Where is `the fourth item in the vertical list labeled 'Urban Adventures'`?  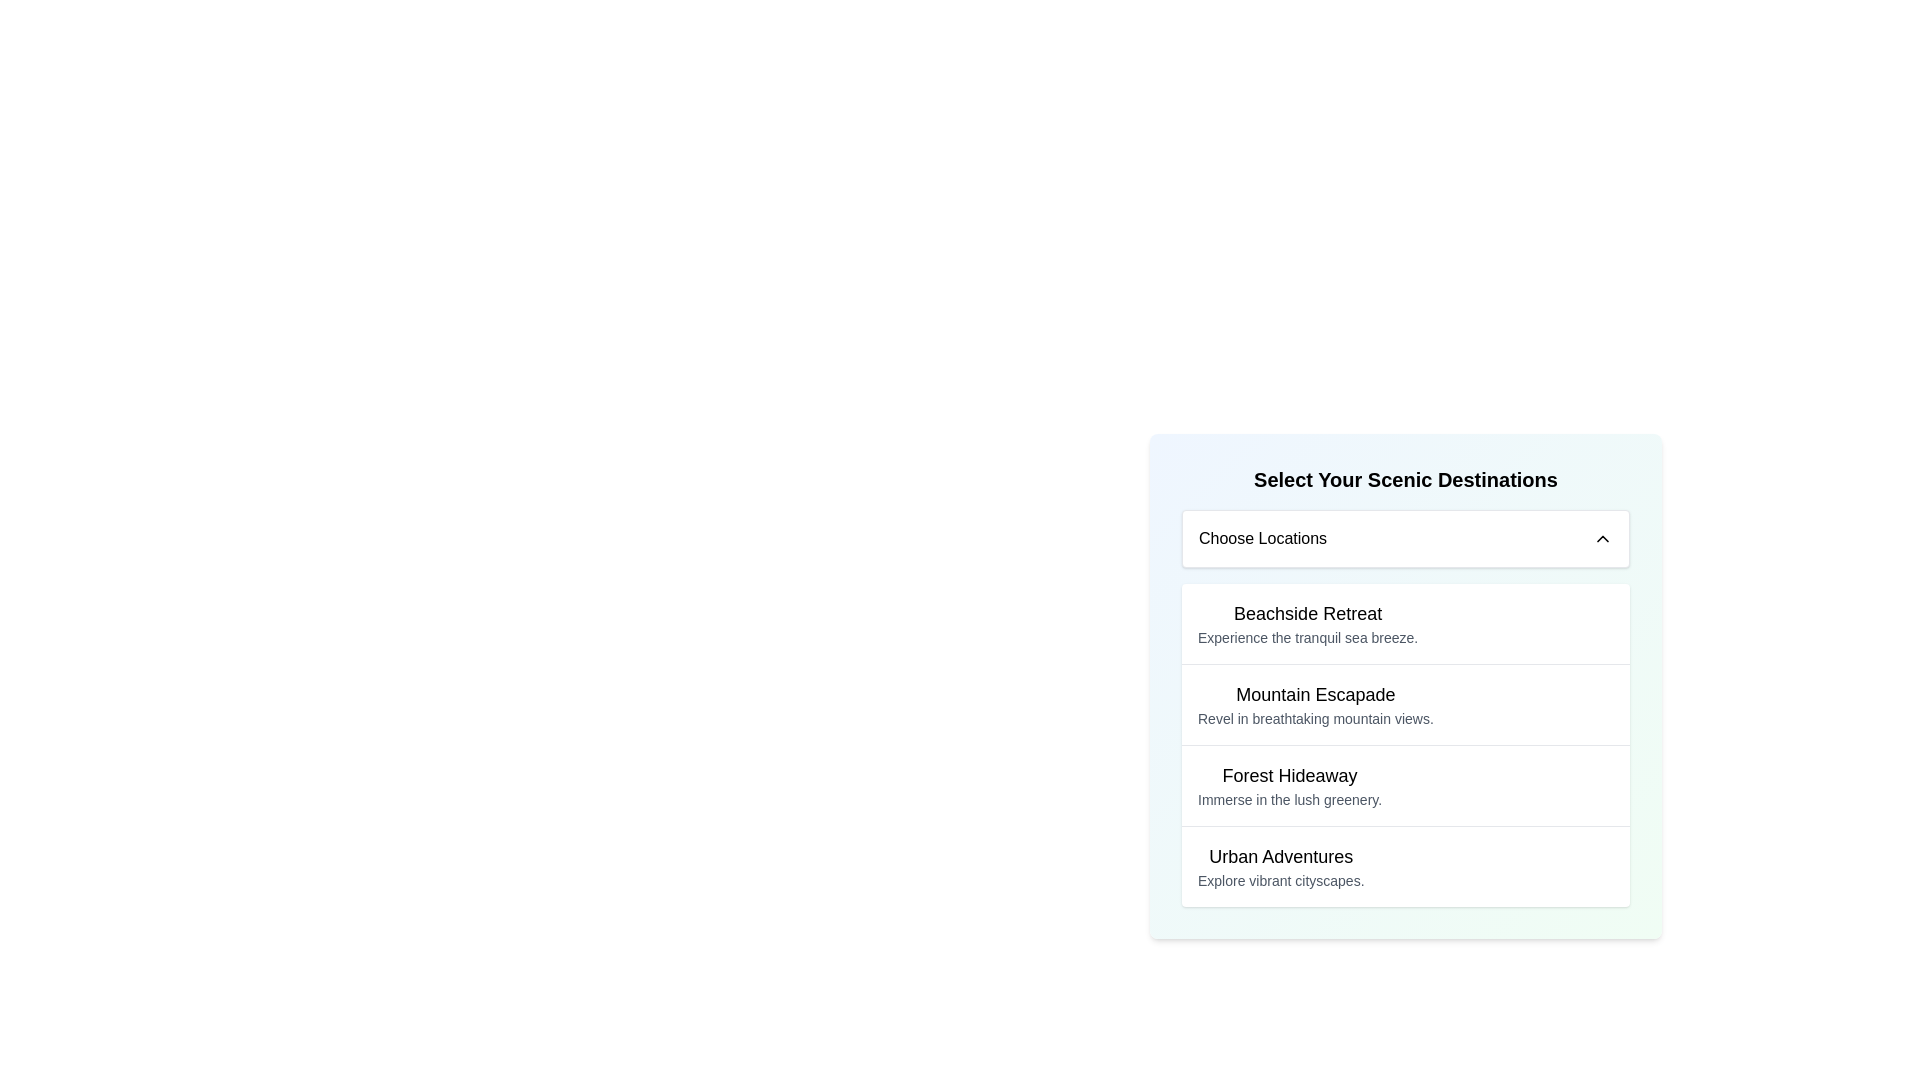
the fourth item in the vertical list labeled 'Urban Adventures' is located at coordinates (1405, 865).